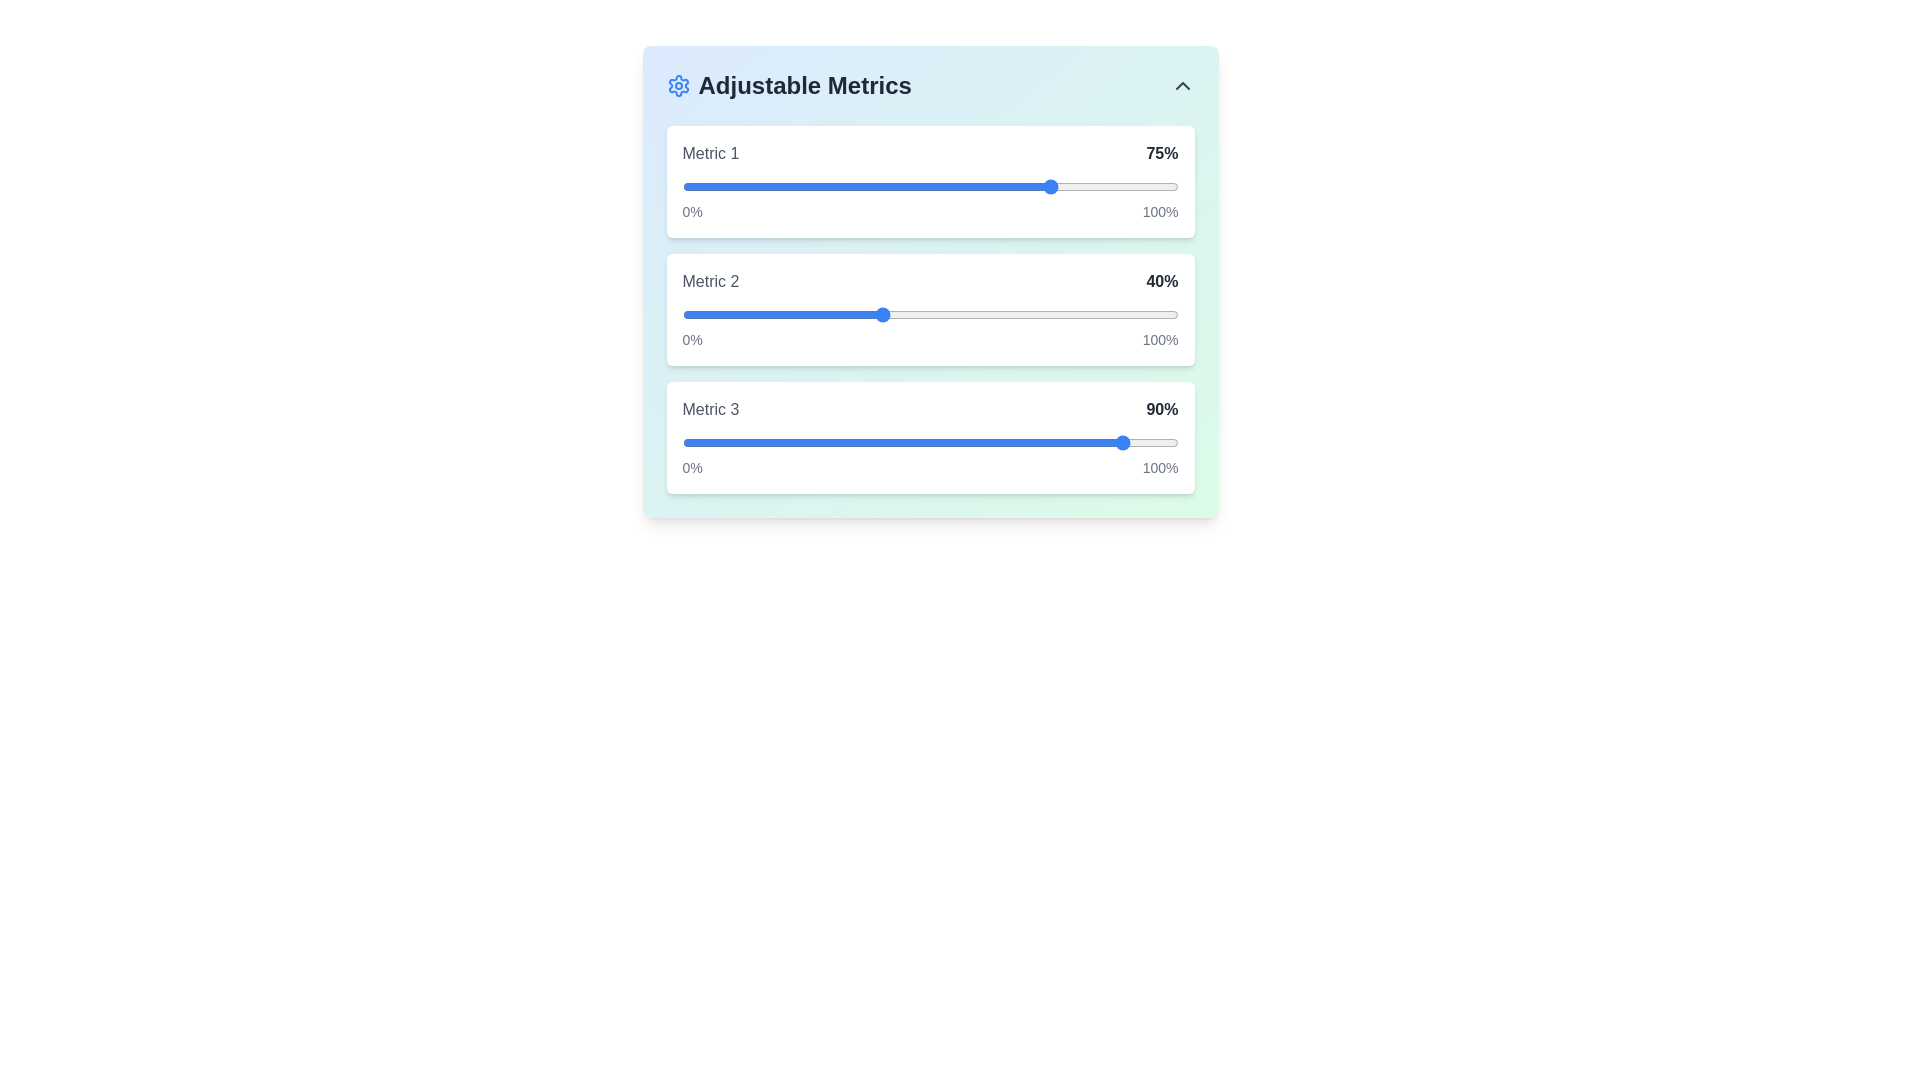  What do you see at coordinates (870, 315) in the screenshot?
I see `the Metric 2 slider` at bounding box center [870, 315].